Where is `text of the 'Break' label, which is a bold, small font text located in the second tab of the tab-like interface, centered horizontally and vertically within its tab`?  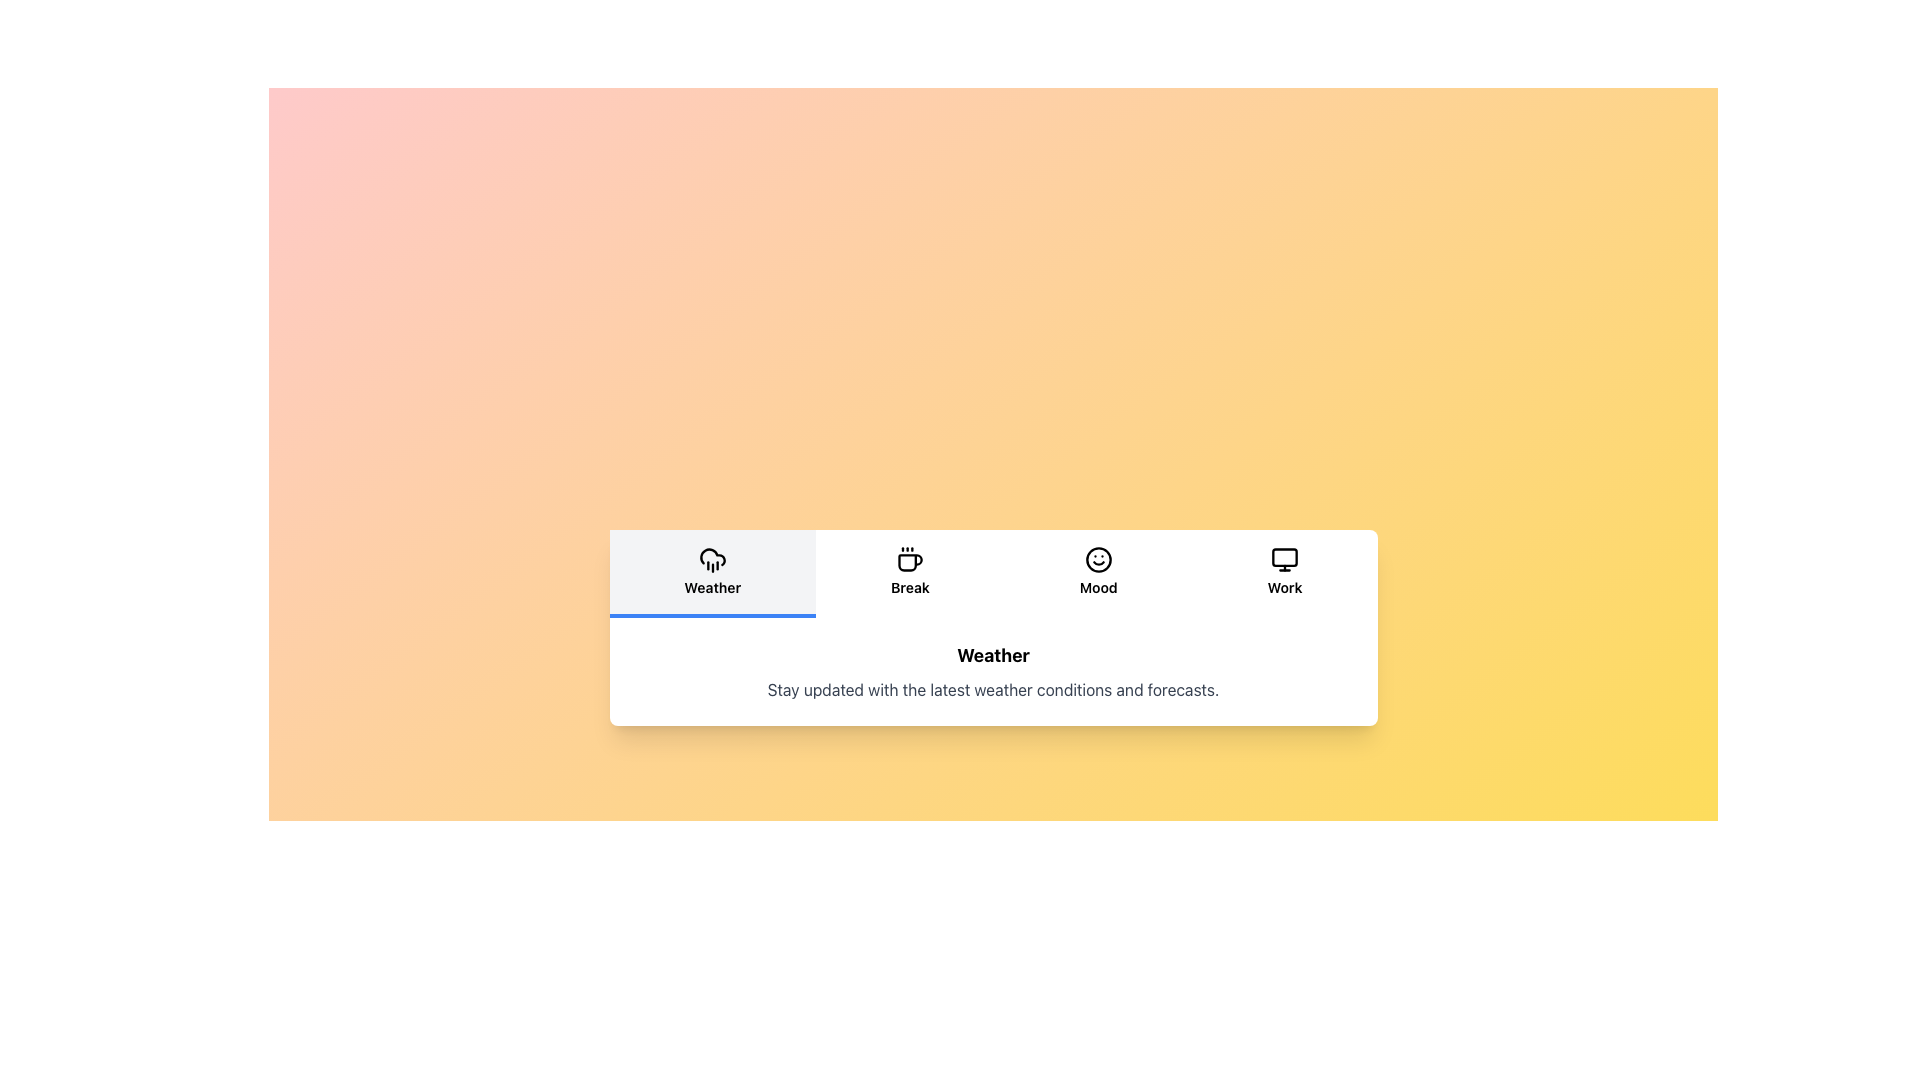
text of the 'Break' label, which is a bold, small font text located in the second tab of the tab-like interface, centered horizontally and vertically within its tab is located at coordinates (909, 586).